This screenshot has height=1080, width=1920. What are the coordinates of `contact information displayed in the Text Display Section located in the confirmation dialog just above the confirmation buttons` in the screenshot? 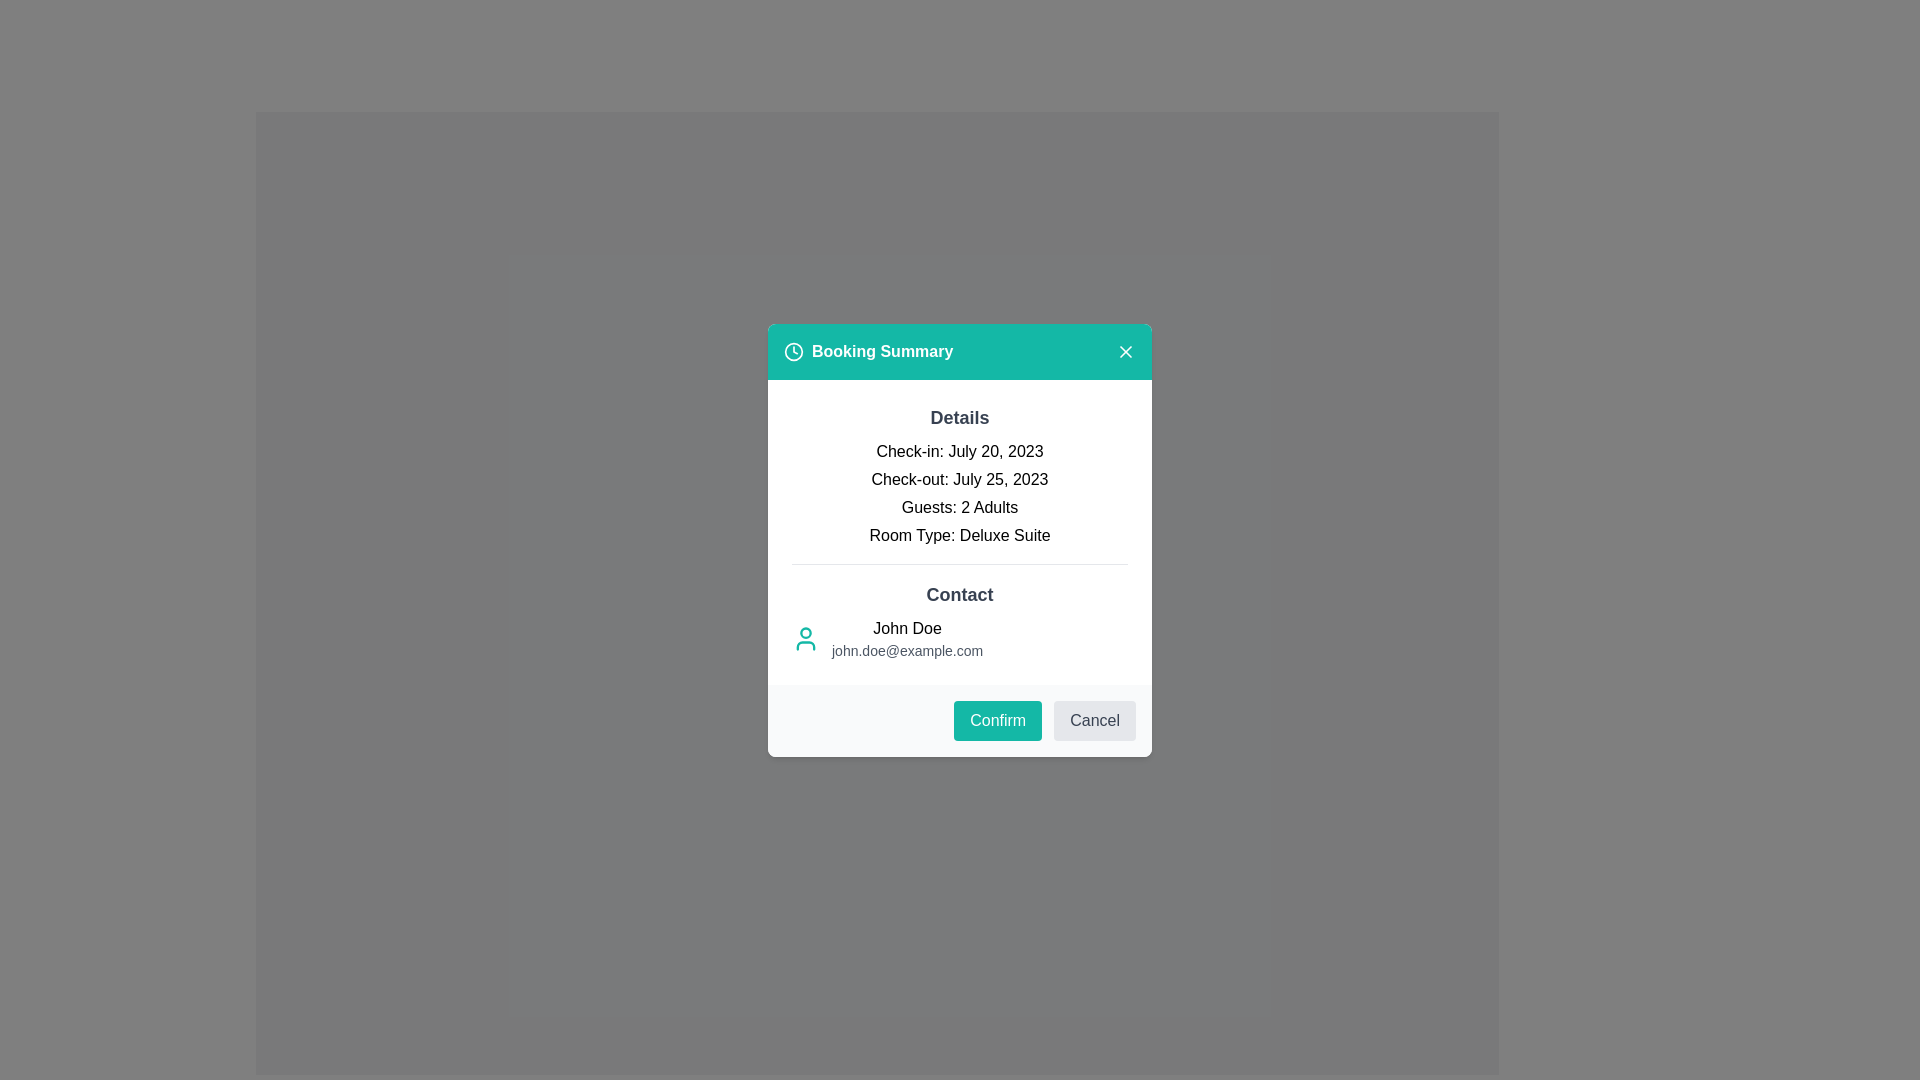 It's located at (960, 611).